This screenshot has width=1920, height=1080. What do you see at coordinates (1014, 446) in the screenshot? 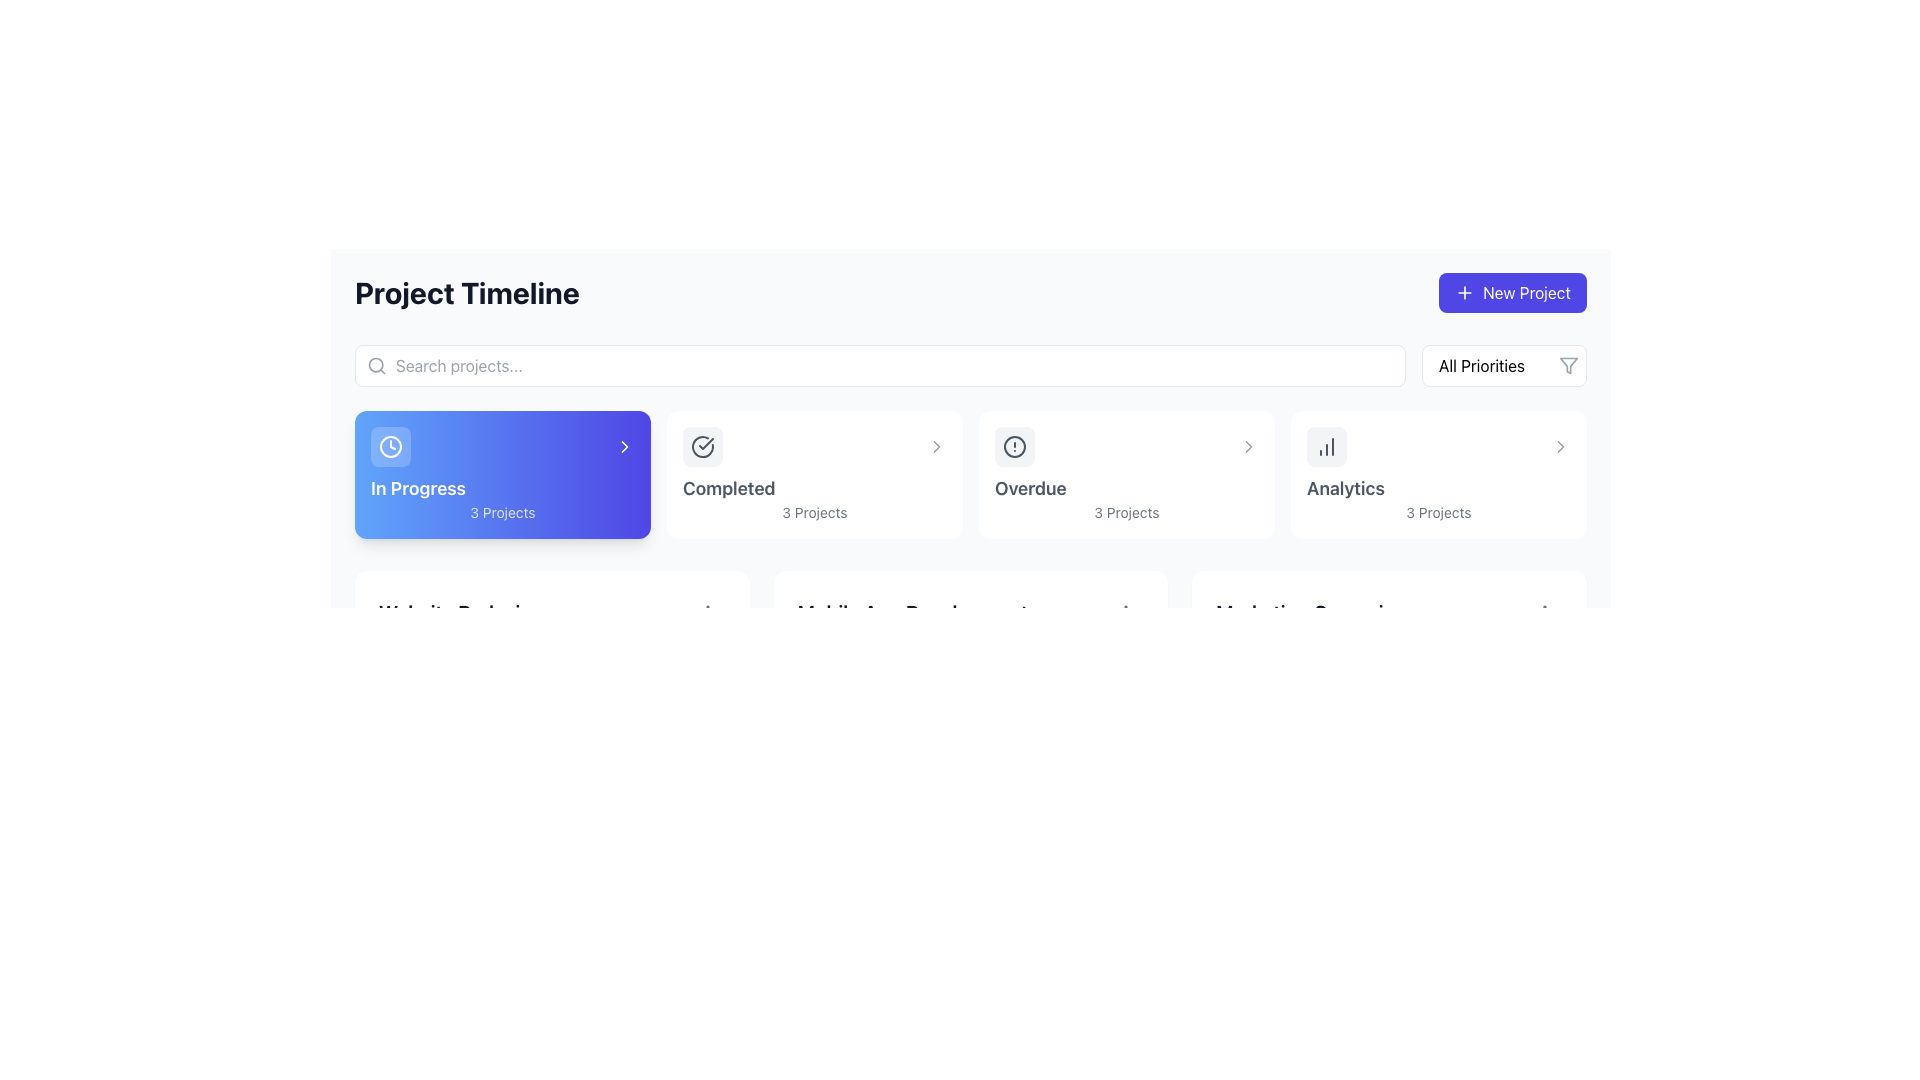
I see `the alert icon that indicates the 'Overdue' status of the card it is in, located at the center of the icon's position` at bounding box center [1014, 446].